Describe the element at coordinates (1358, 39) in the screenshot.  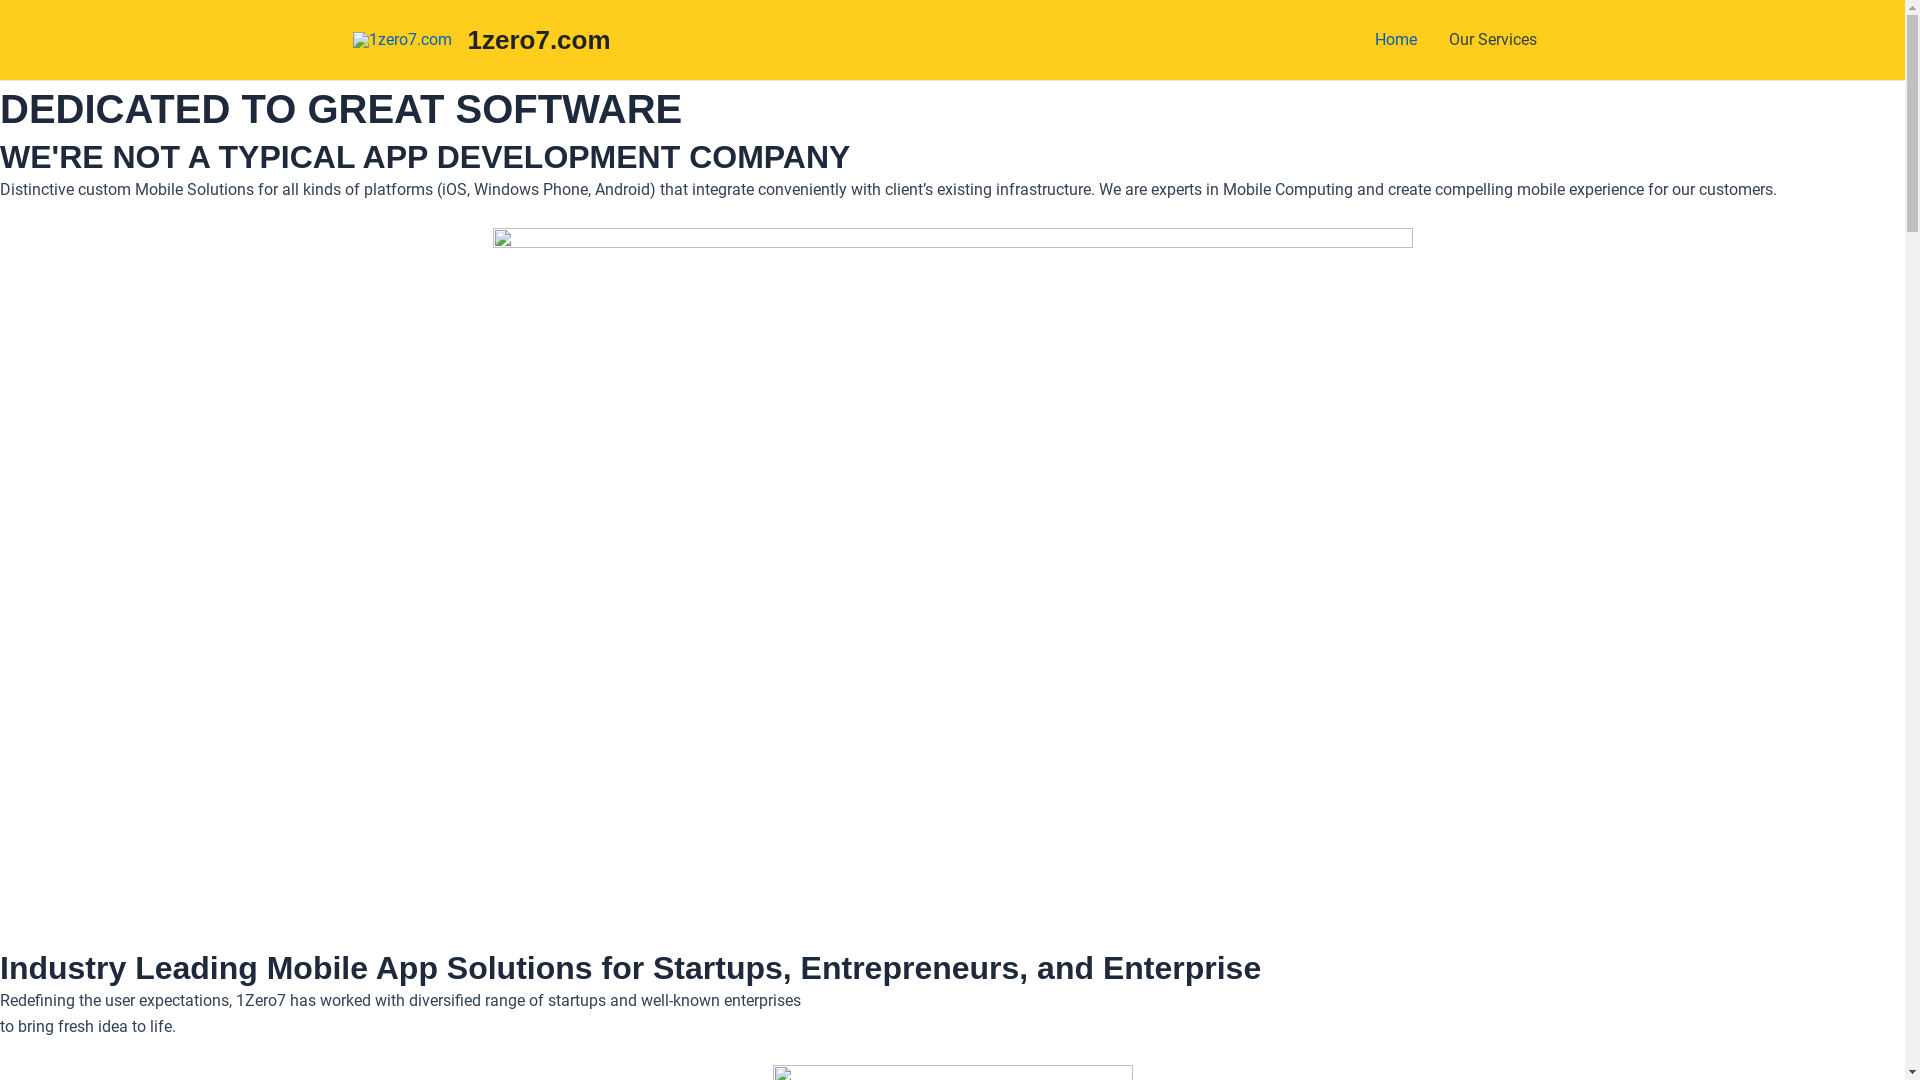
I see `'Home'` at that location.